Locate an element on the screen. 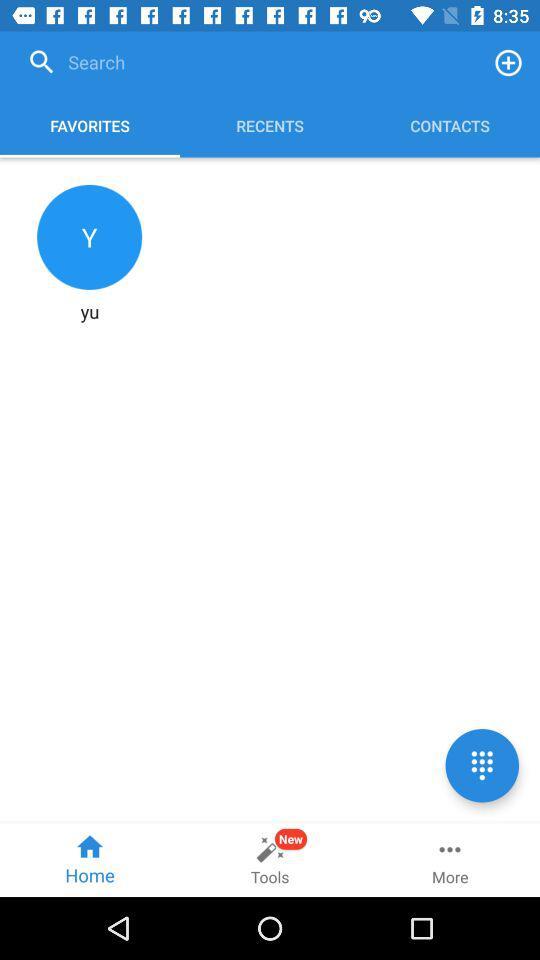 The width and height of the screenshot is (540, 960). favorites is located at coordinates (508, 62).